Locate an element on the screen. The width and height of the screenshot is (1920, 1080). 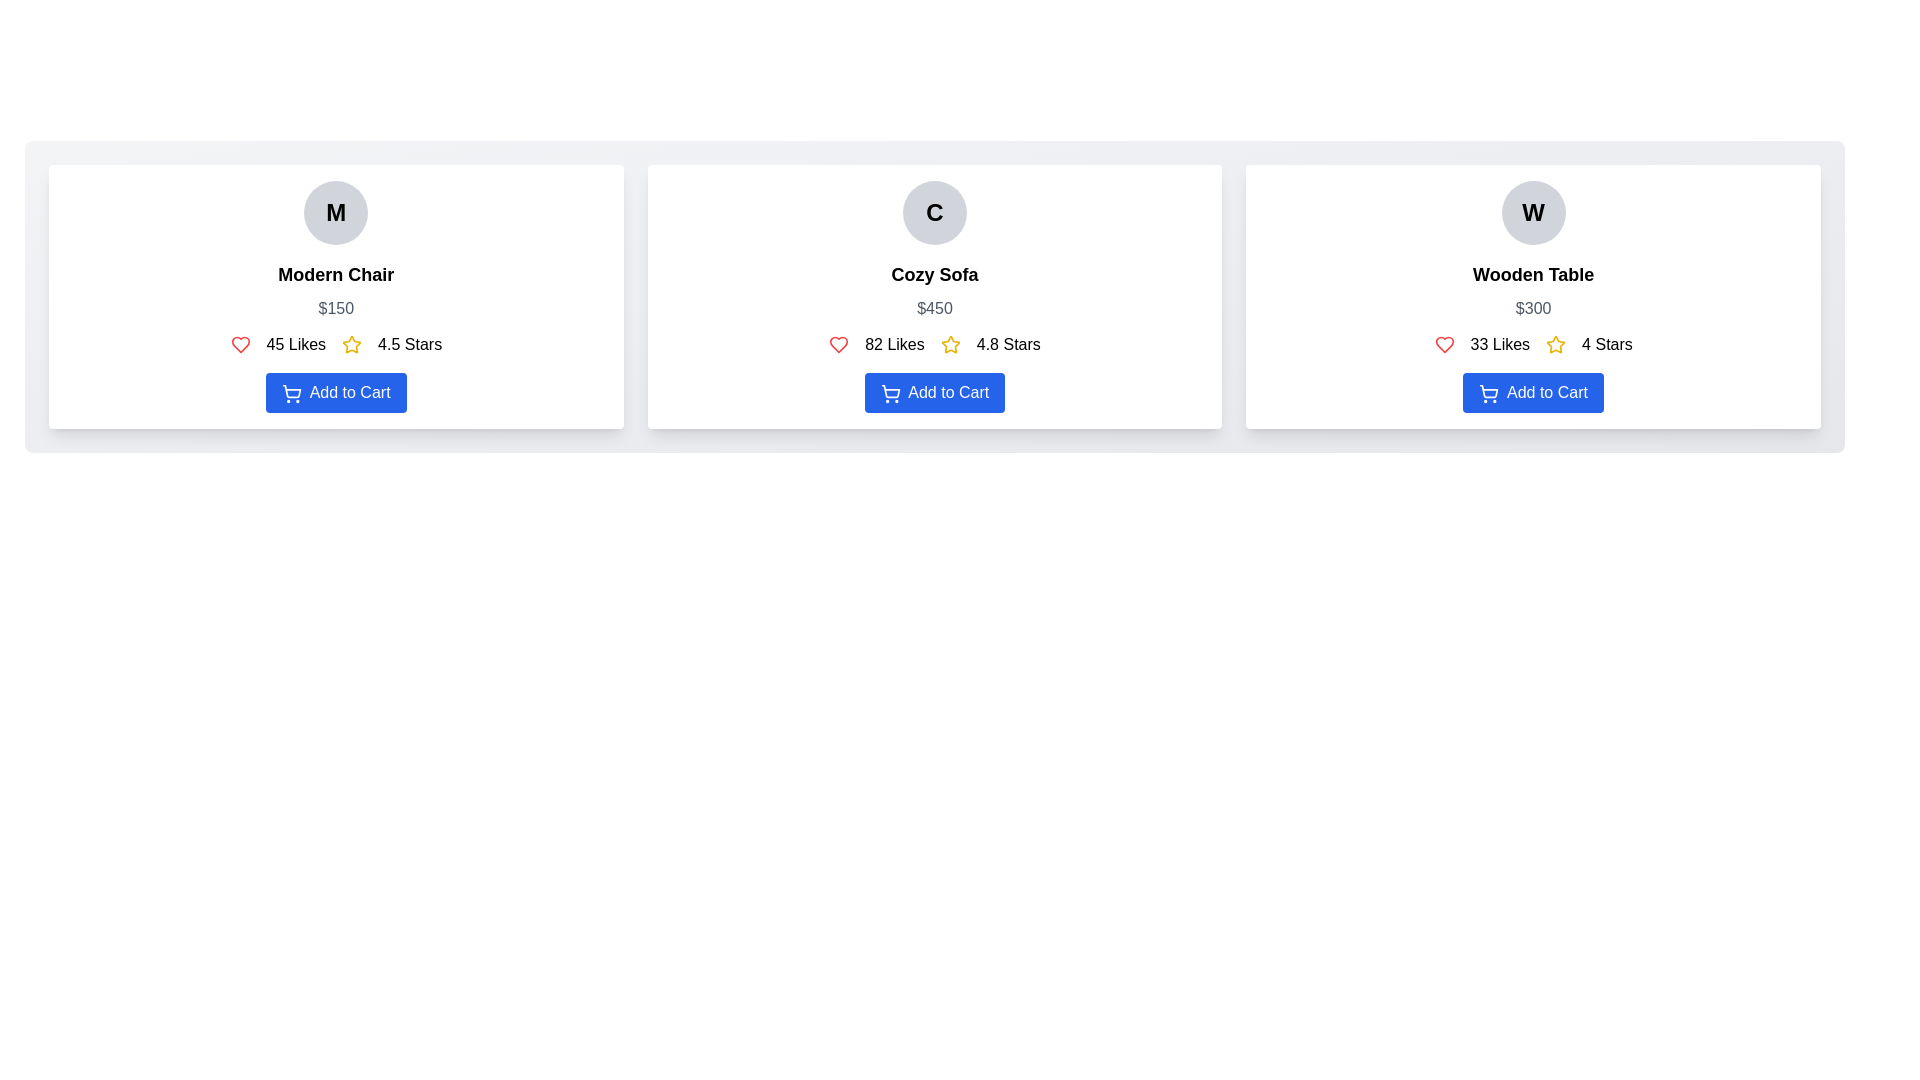
the yellow star icon with rounded edges and a bold outline, located between the '45 Likes' text and '4.5 Stars' text in the product details for 'Modern Chair' is located at coordinates (352, 343).